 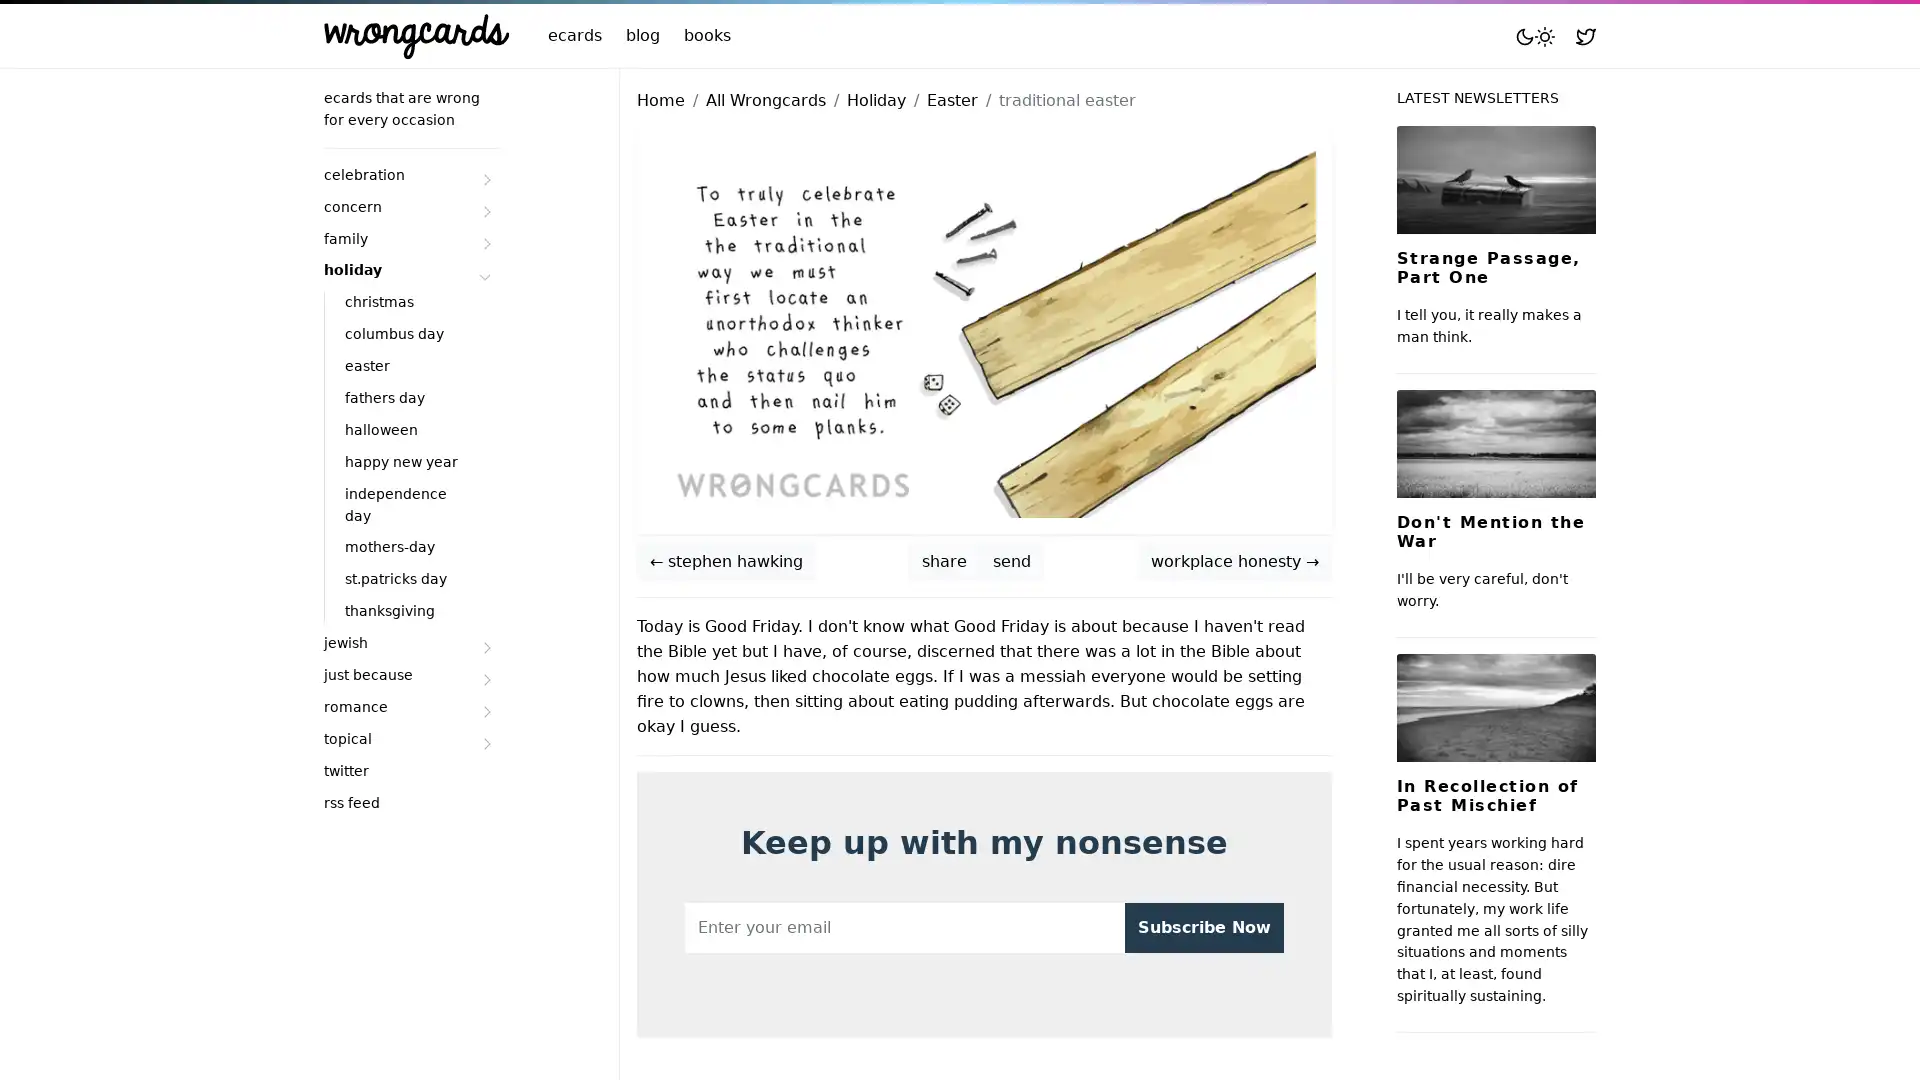 I want to click on share, so click(x=943, y=561).